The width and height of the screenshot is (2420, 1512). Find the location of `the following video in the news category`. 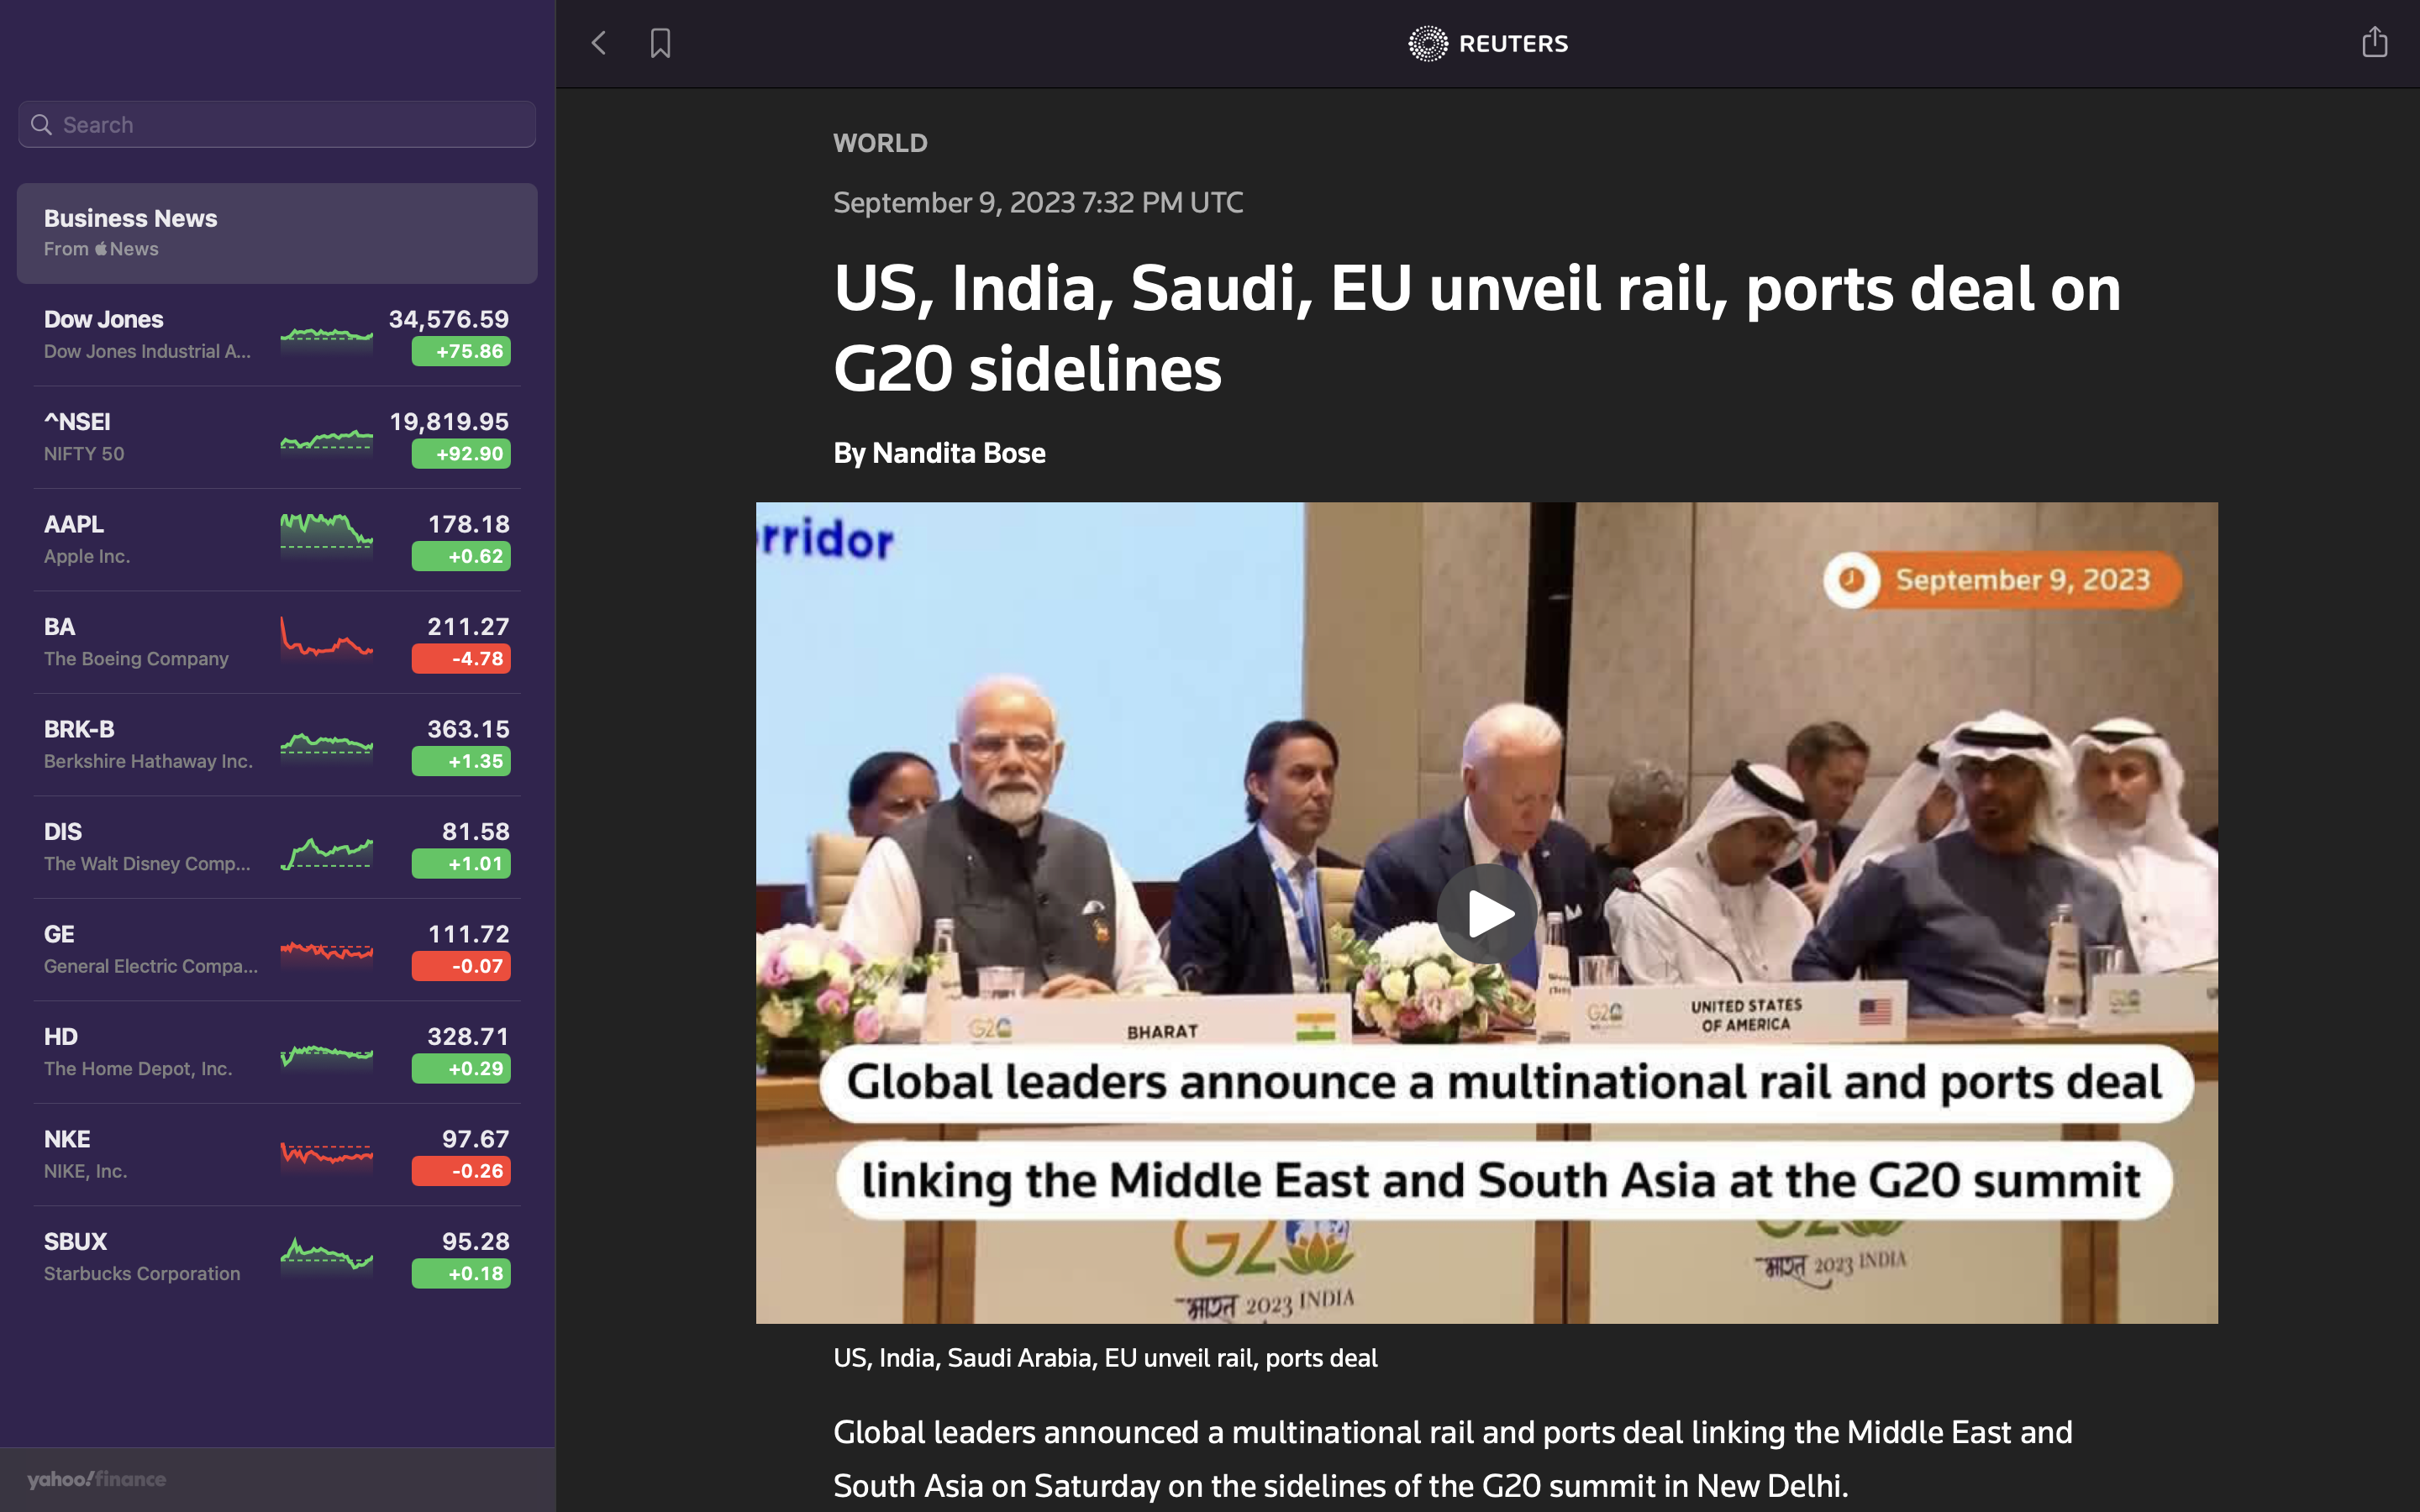

the following video in the news category is located at coordinates (1488, 909).